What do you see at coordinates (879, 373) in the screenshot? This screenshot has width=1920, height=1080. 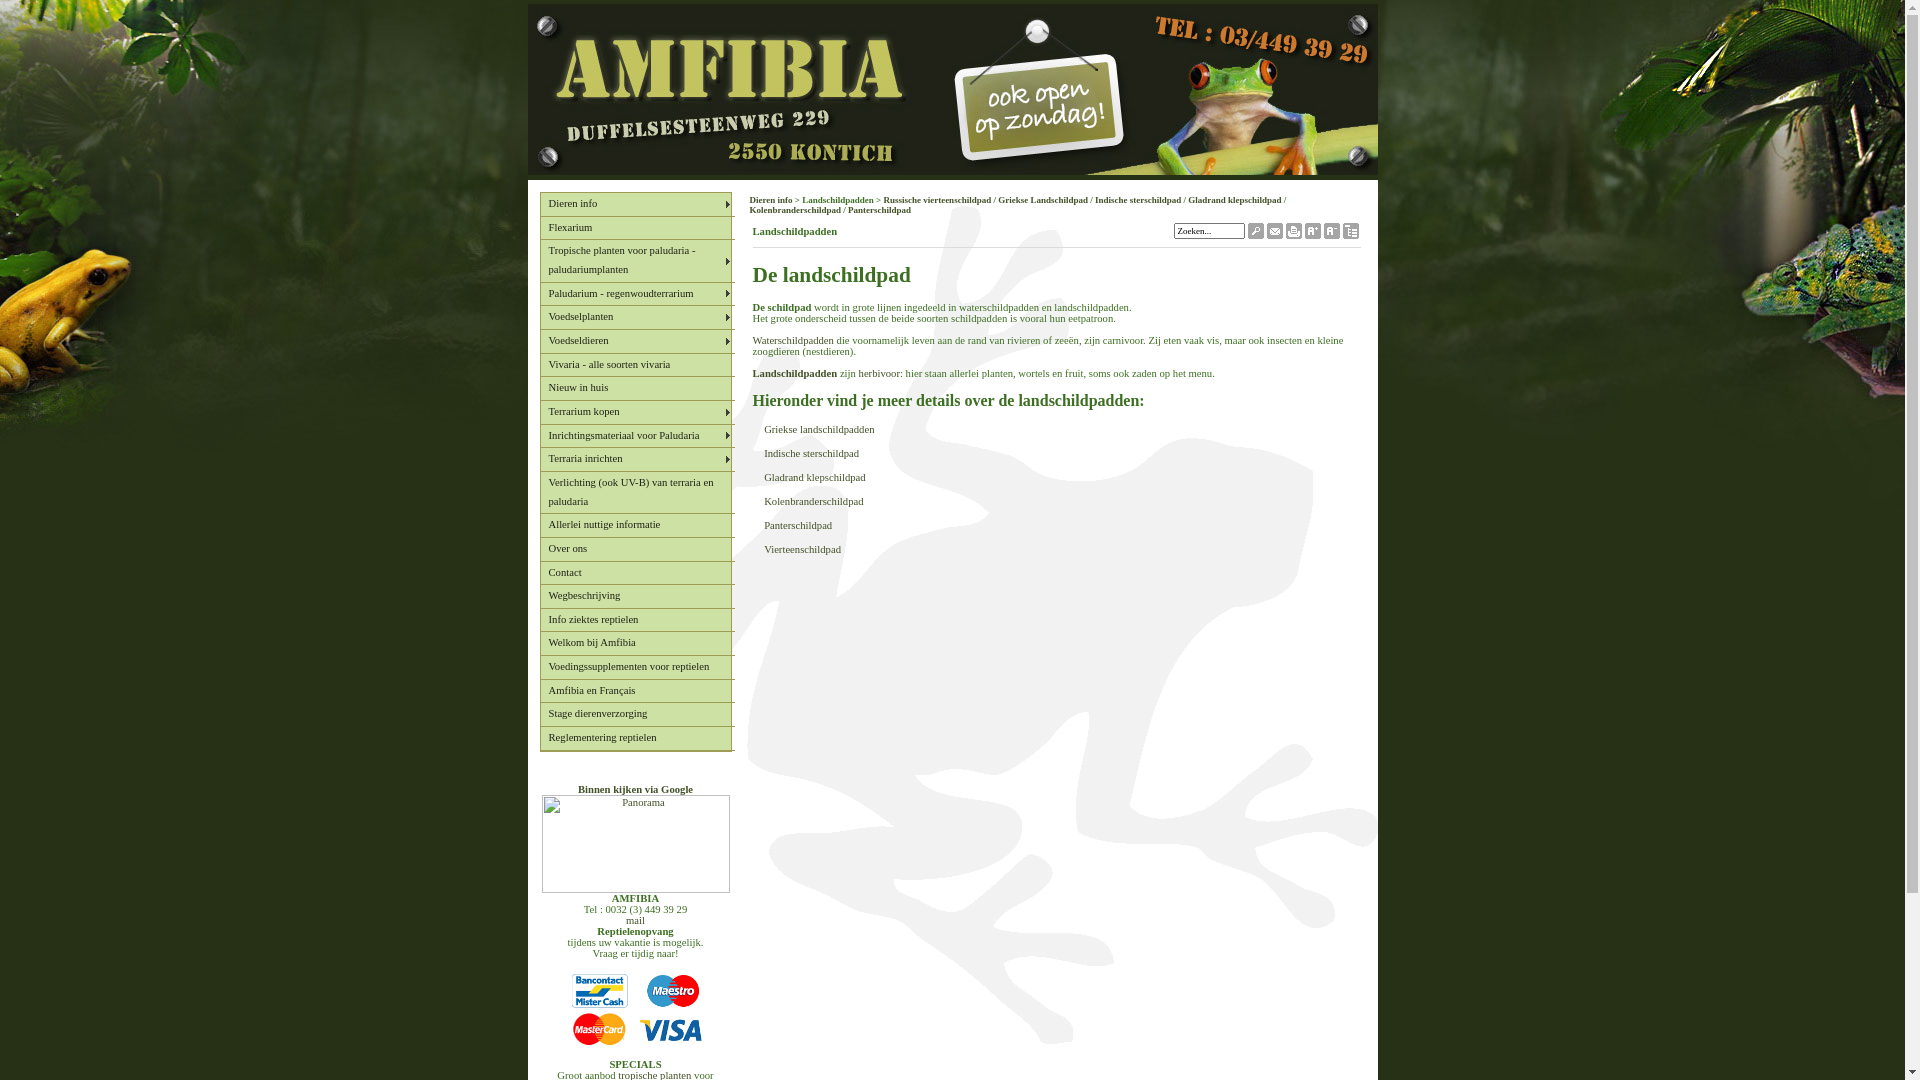 I see `'herbivoor'` at bounding box center [879, 373].